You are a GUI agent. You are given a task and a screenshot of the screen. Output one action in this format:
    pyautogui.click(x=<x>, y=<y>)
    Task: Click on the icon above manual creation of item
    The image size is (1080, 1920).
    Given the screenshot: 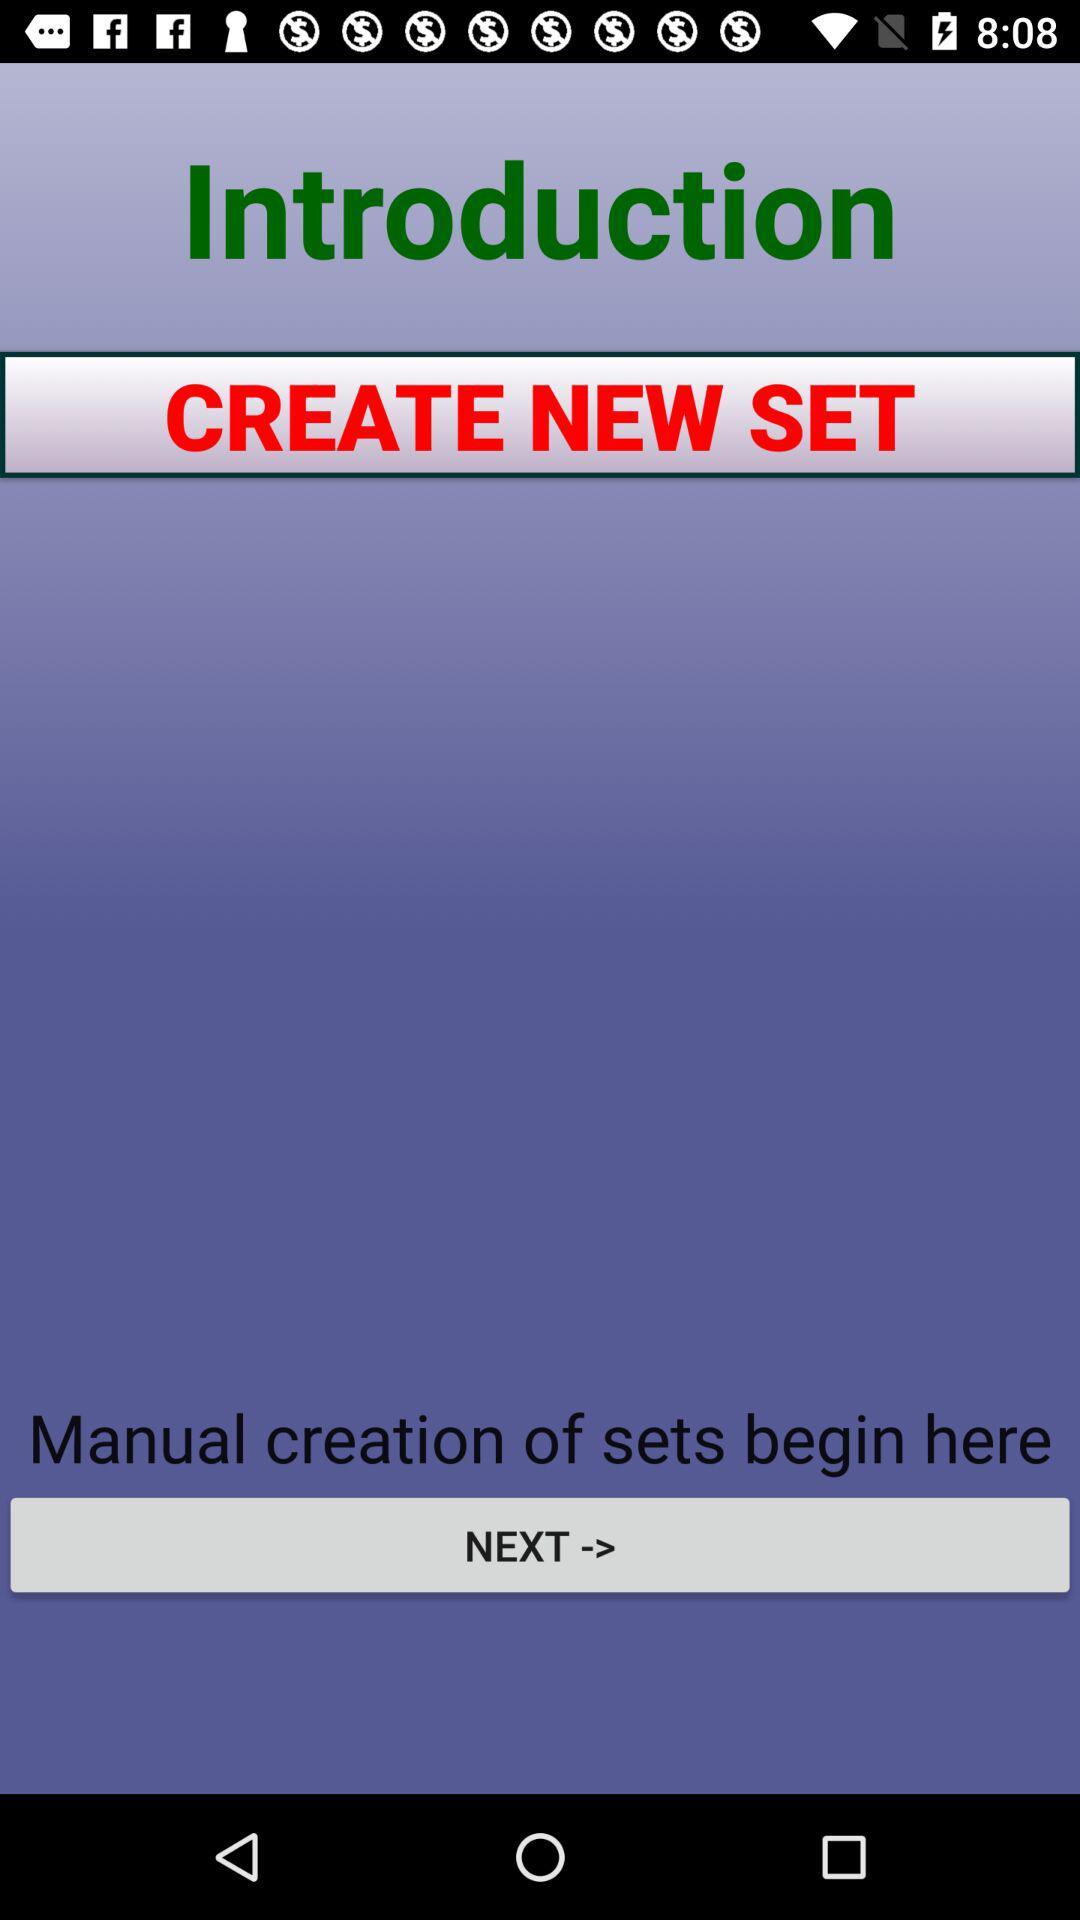 What is the action you would take?
    pyautogui.click(x=540, y=413)
    